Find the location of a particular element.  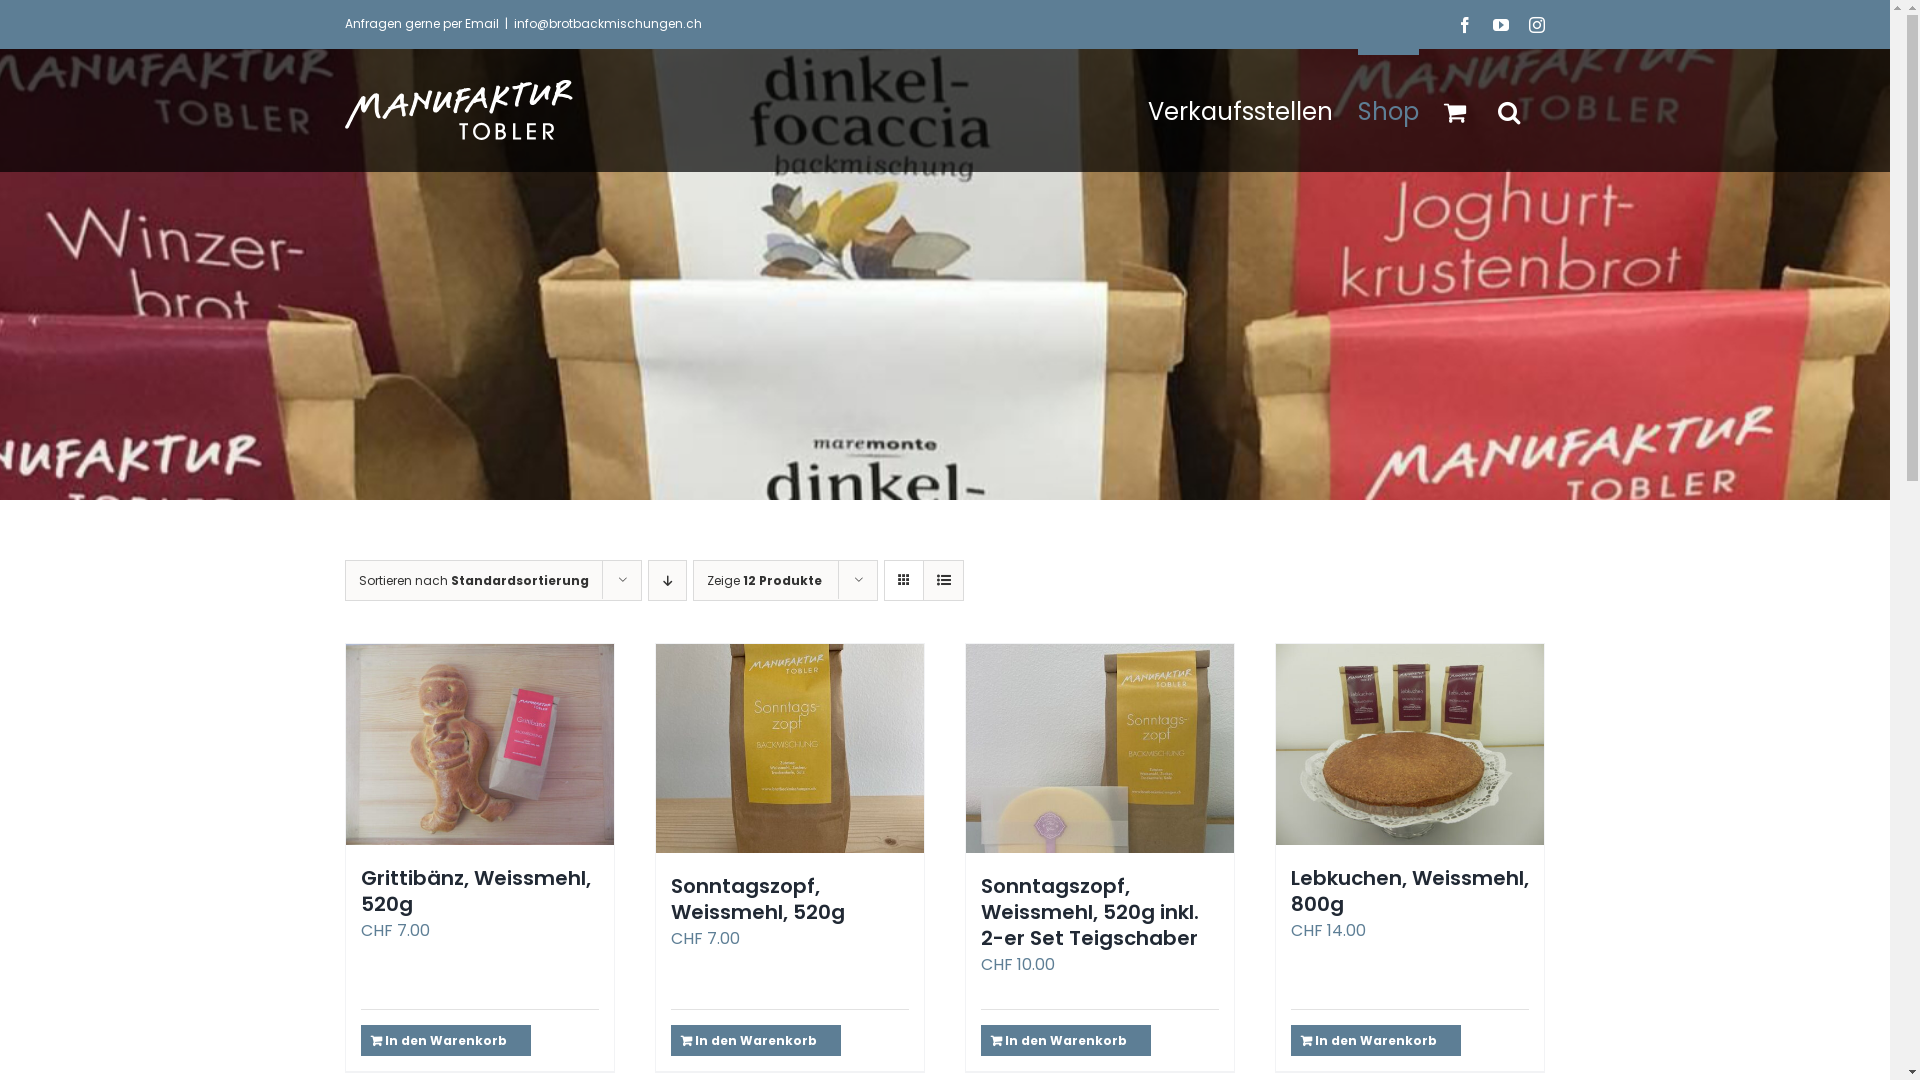

'In den Warenkorb' is located at coordinates (755, 1039).